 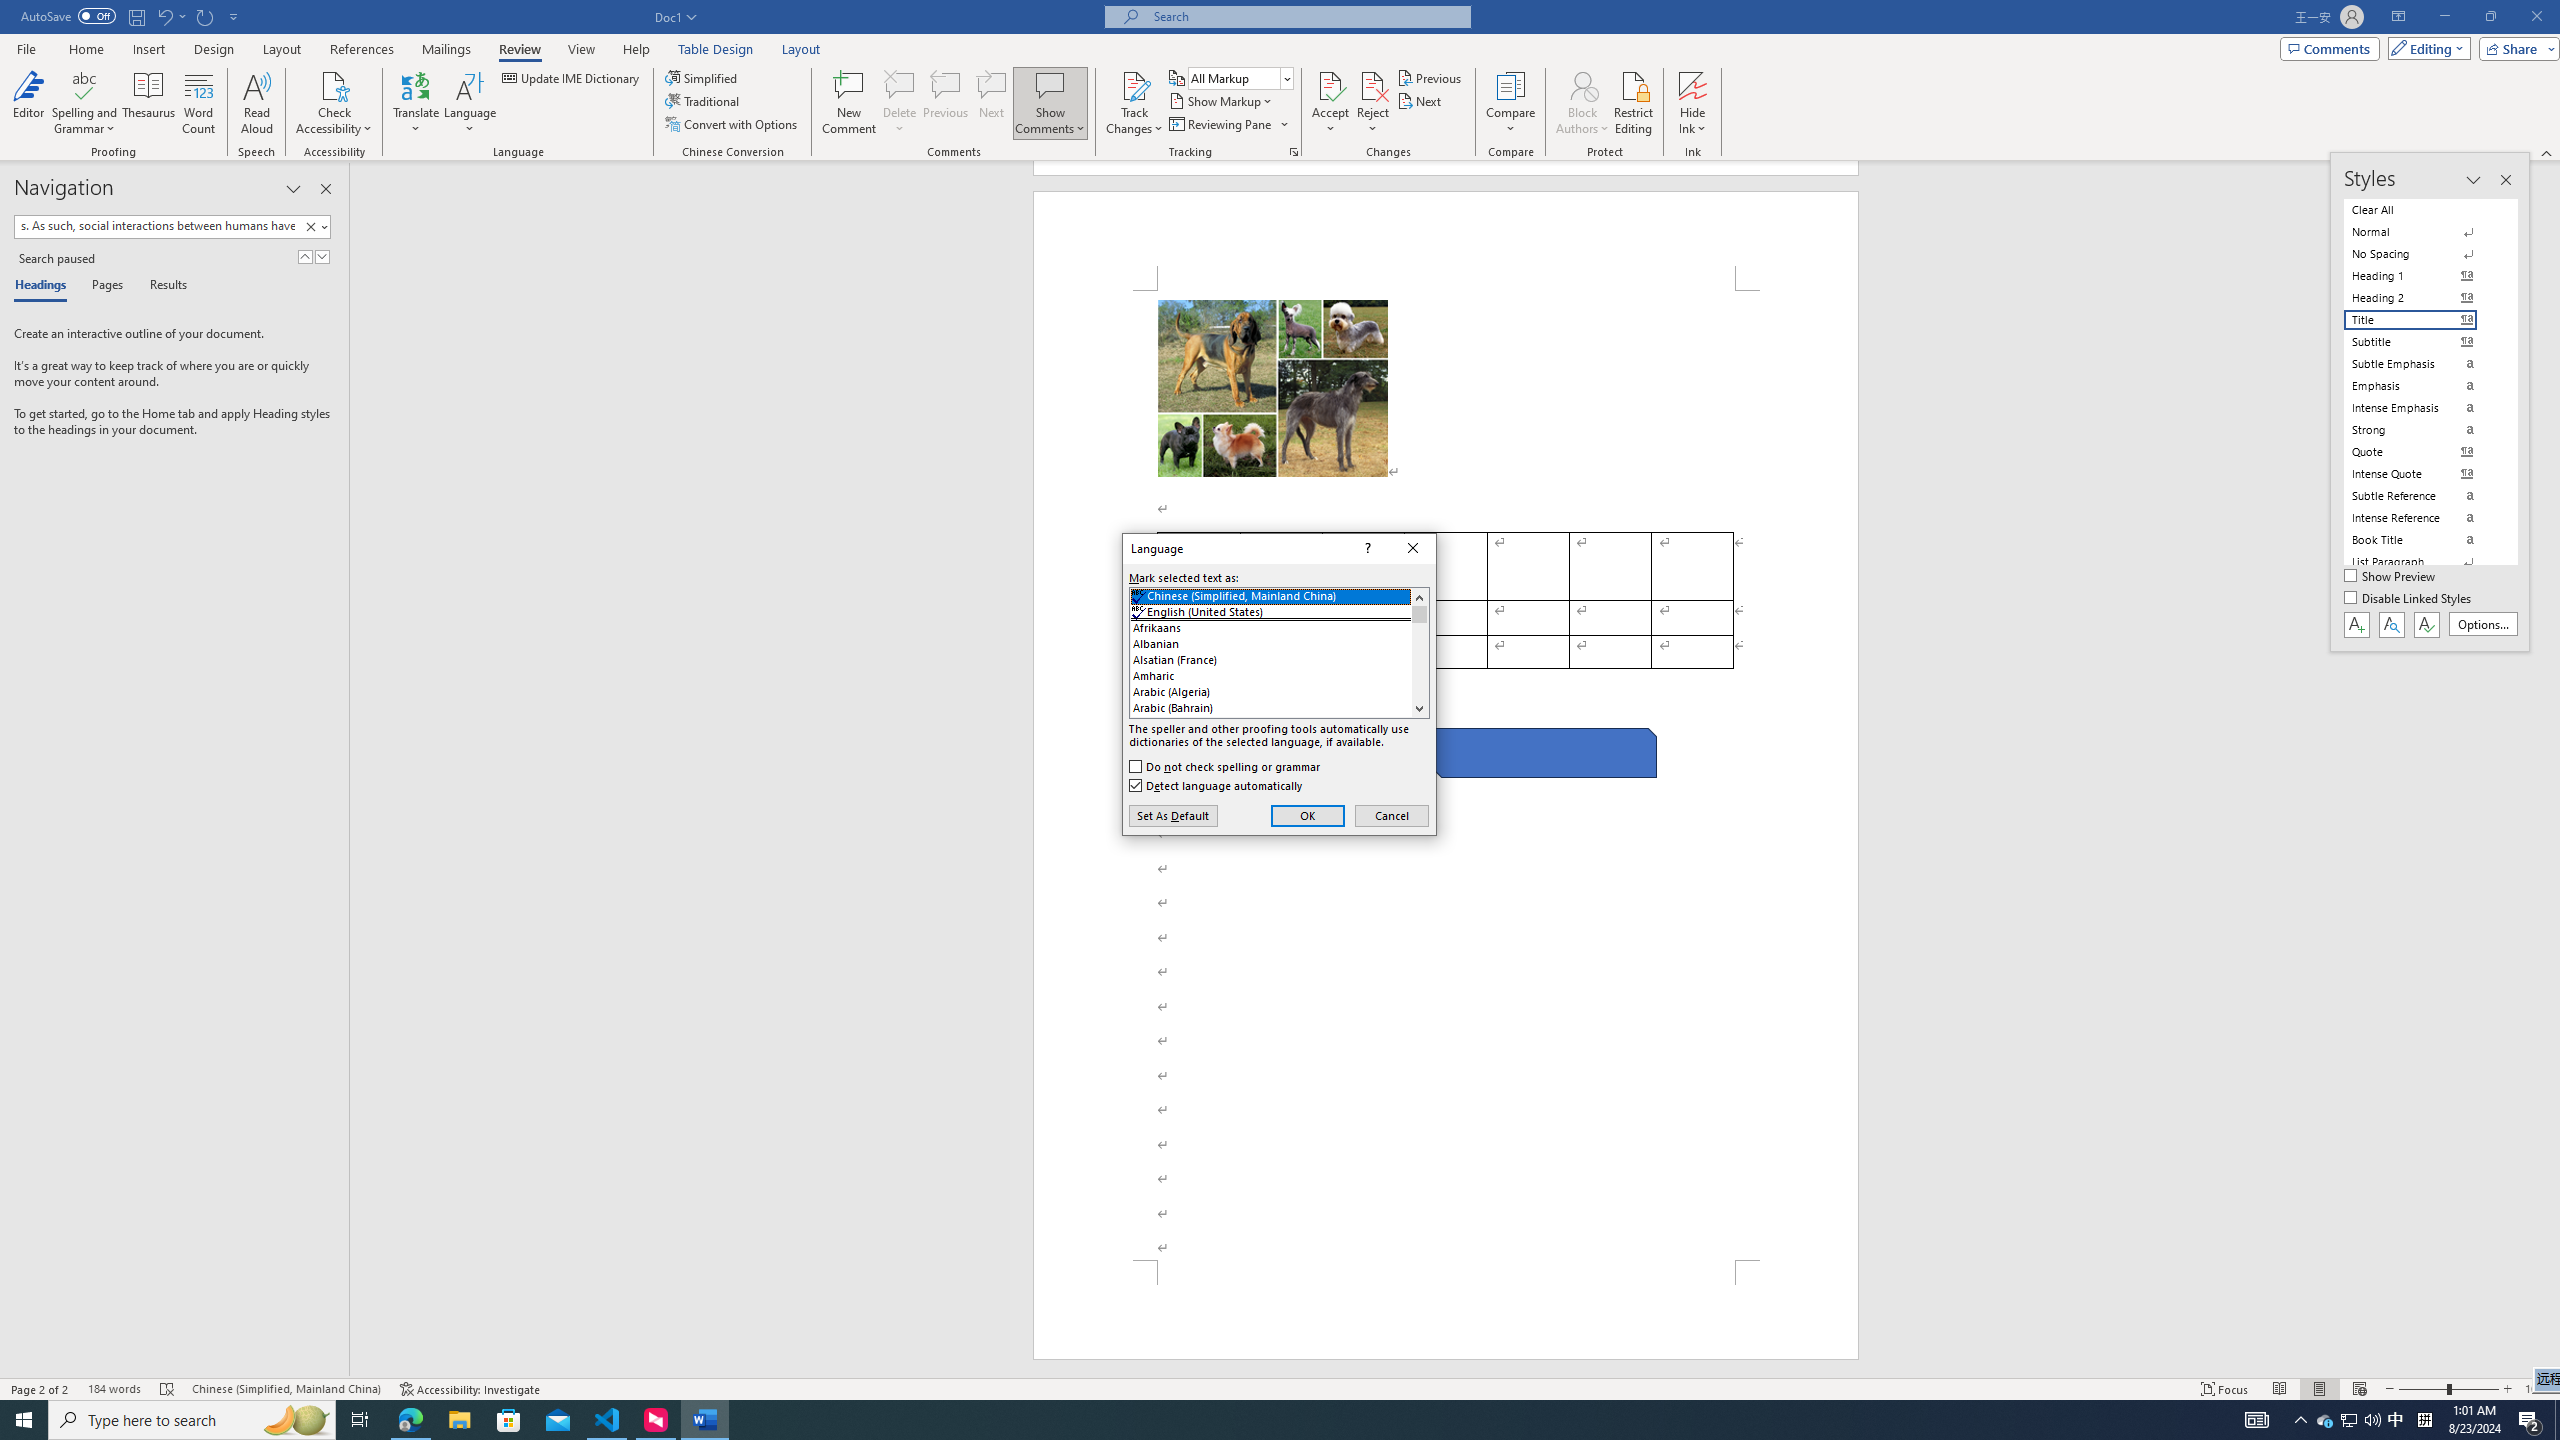 What do you see at coordinates (1227, 122) in the screenshot?
I see `'Reviewing Pane'` at bounding box center [1227, 122].